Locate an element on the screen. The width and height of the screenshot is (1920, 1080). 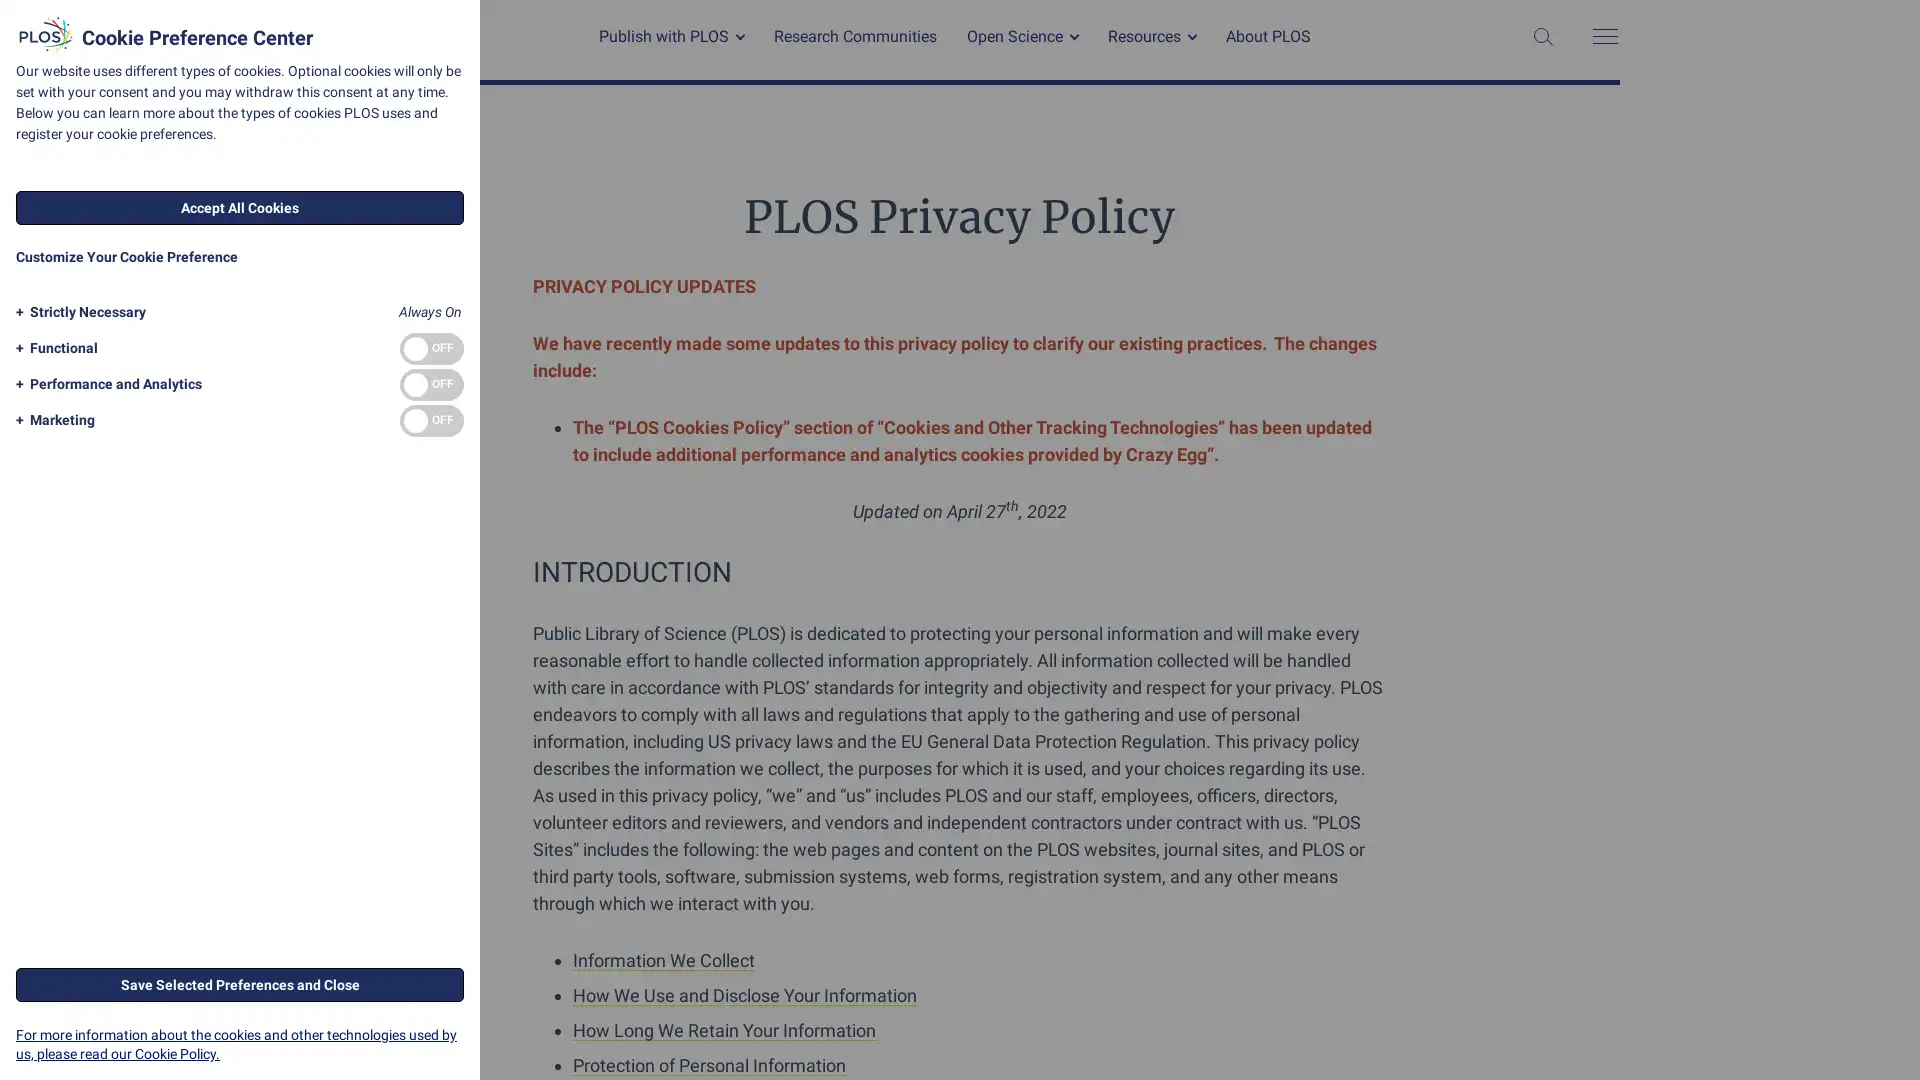
Toggle explanation of Functional Cookies. is located at coordinates (53, 347).